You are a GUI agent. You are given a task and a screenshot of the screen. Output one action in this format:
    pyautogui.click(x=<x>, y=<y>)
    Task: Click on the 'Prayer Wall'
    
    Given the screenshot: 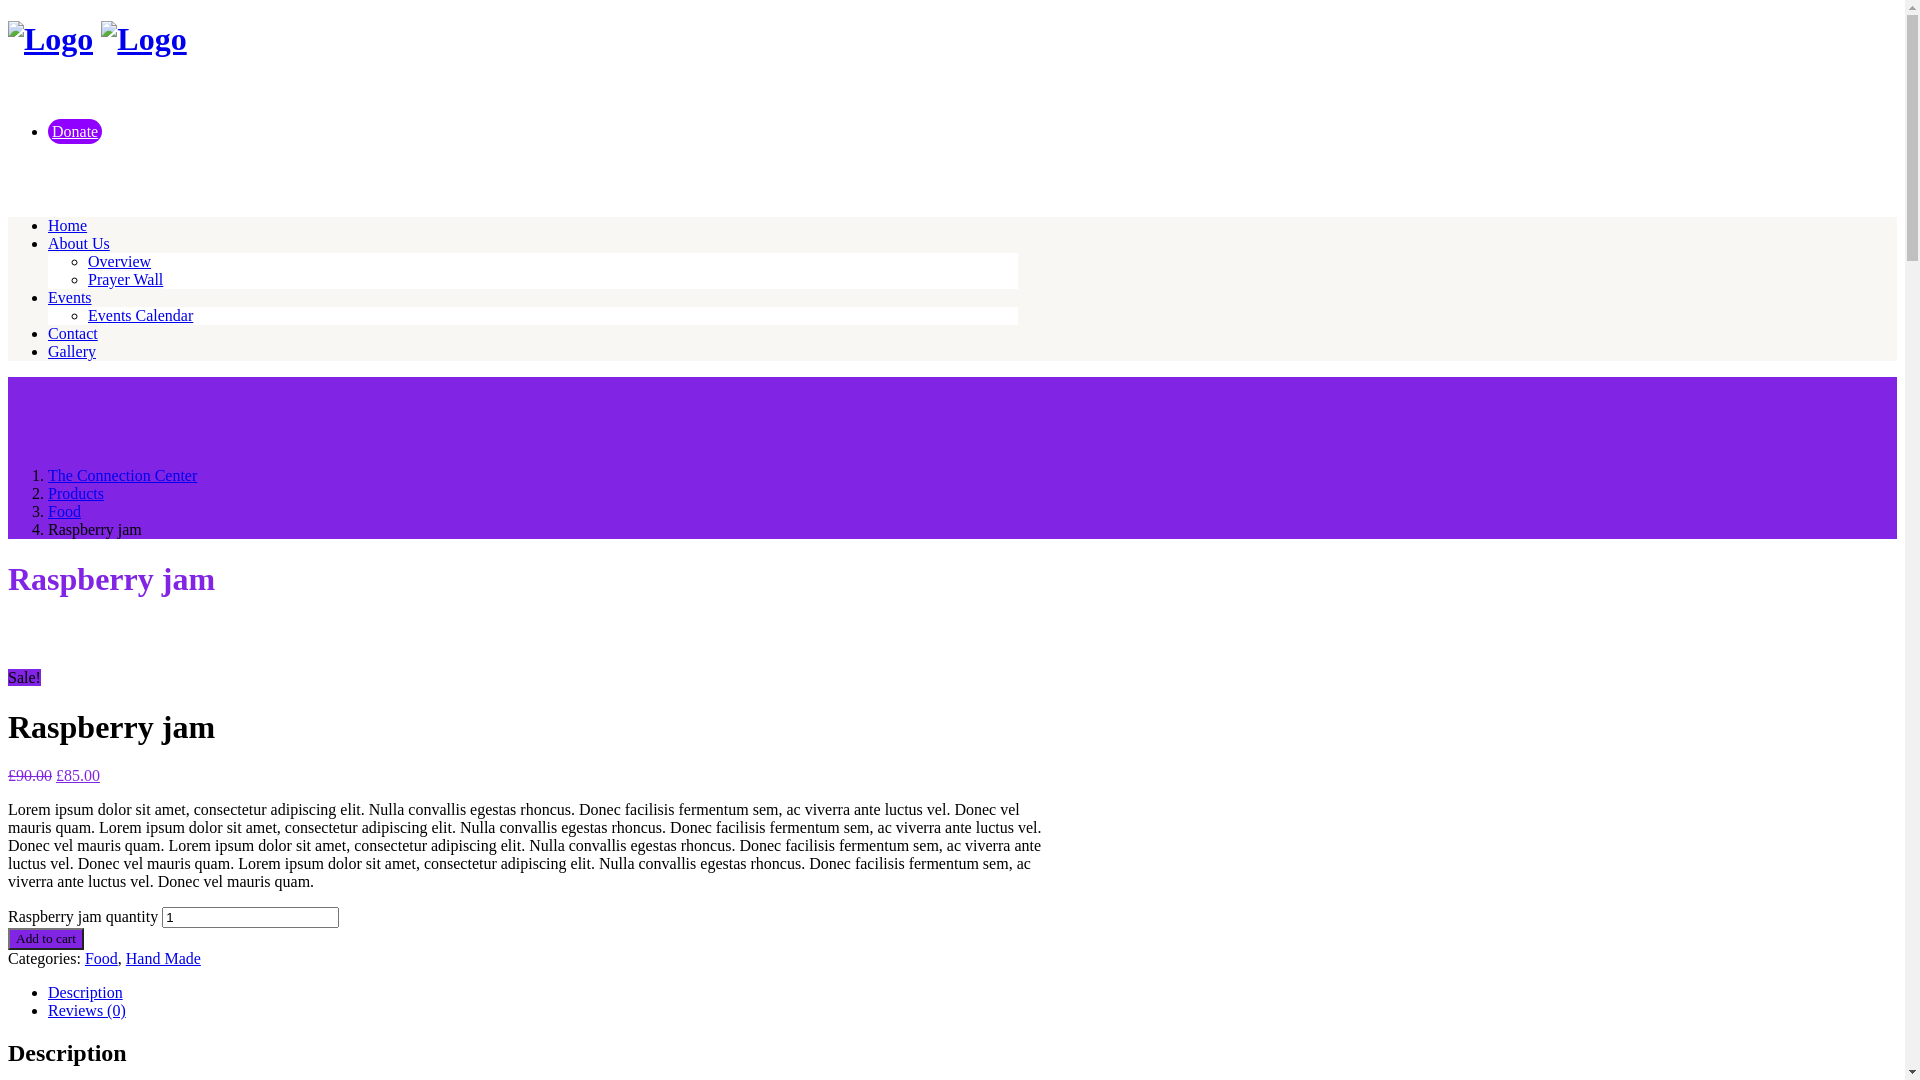 What is the action you would take?
    pyautogui.click(x=124, y=280)
    